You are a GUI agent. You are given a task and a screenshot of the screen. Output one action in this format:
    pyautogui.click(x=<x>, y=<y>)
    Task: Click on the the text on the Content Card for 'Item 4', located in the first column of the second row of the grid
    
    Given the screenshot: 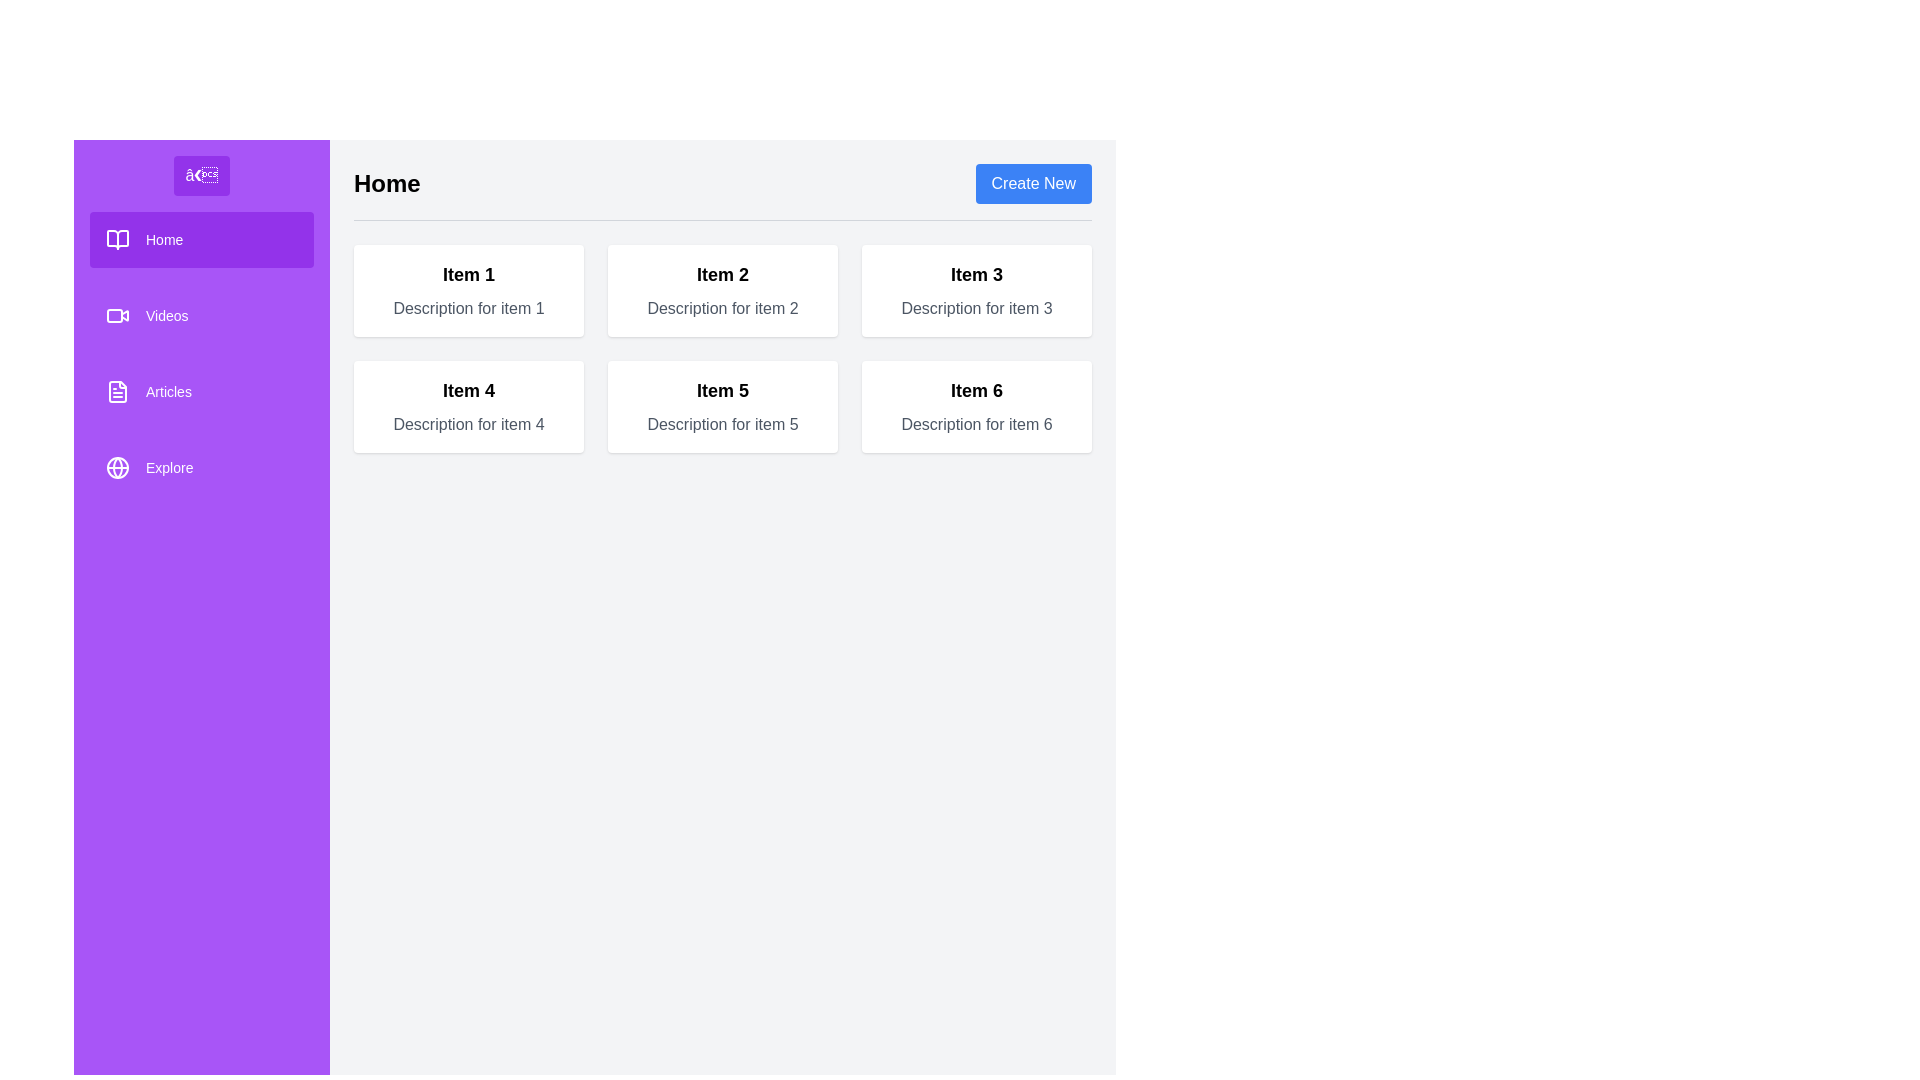 What is the action you would take?
    pyautogui.click(x=468, y=406)
    